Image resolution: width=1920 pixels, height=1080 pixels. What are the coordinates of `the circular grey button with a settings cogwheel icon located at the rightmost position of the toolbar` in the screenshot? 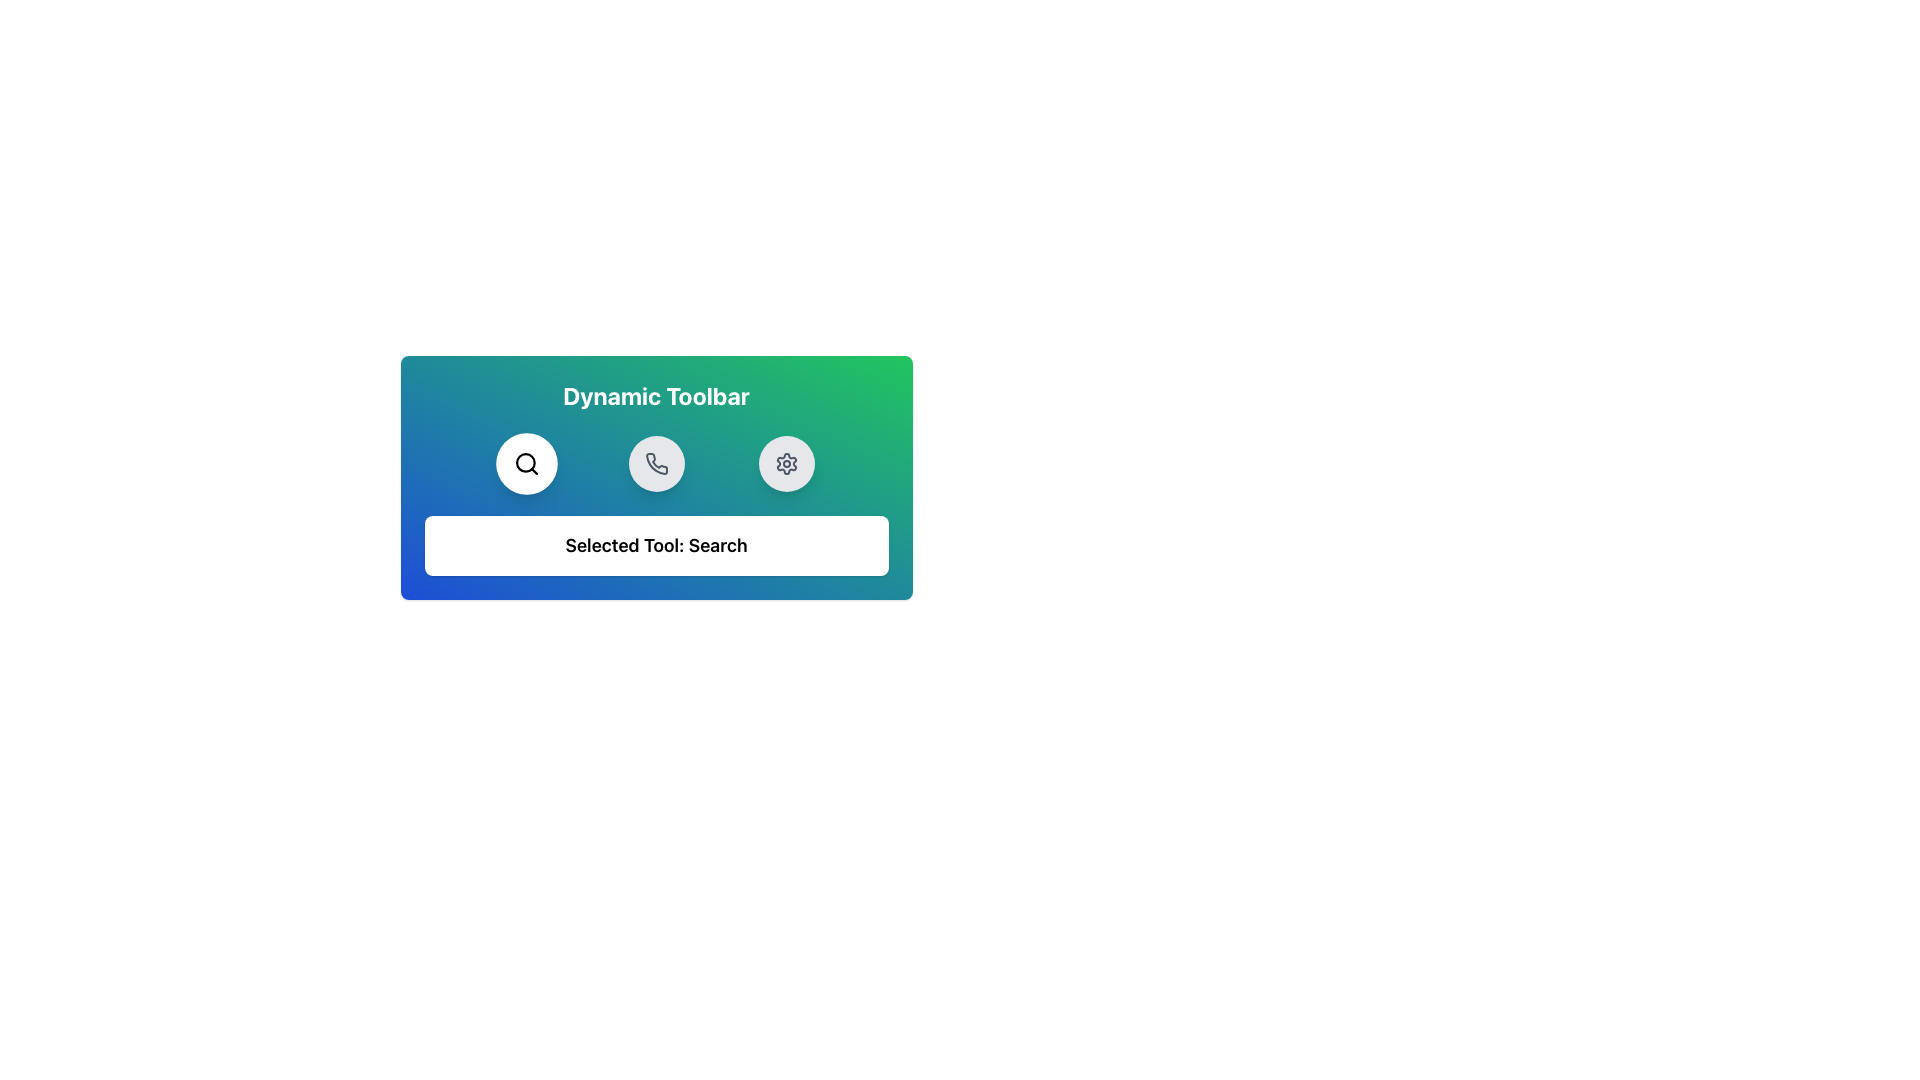 It's located at (785, 463).